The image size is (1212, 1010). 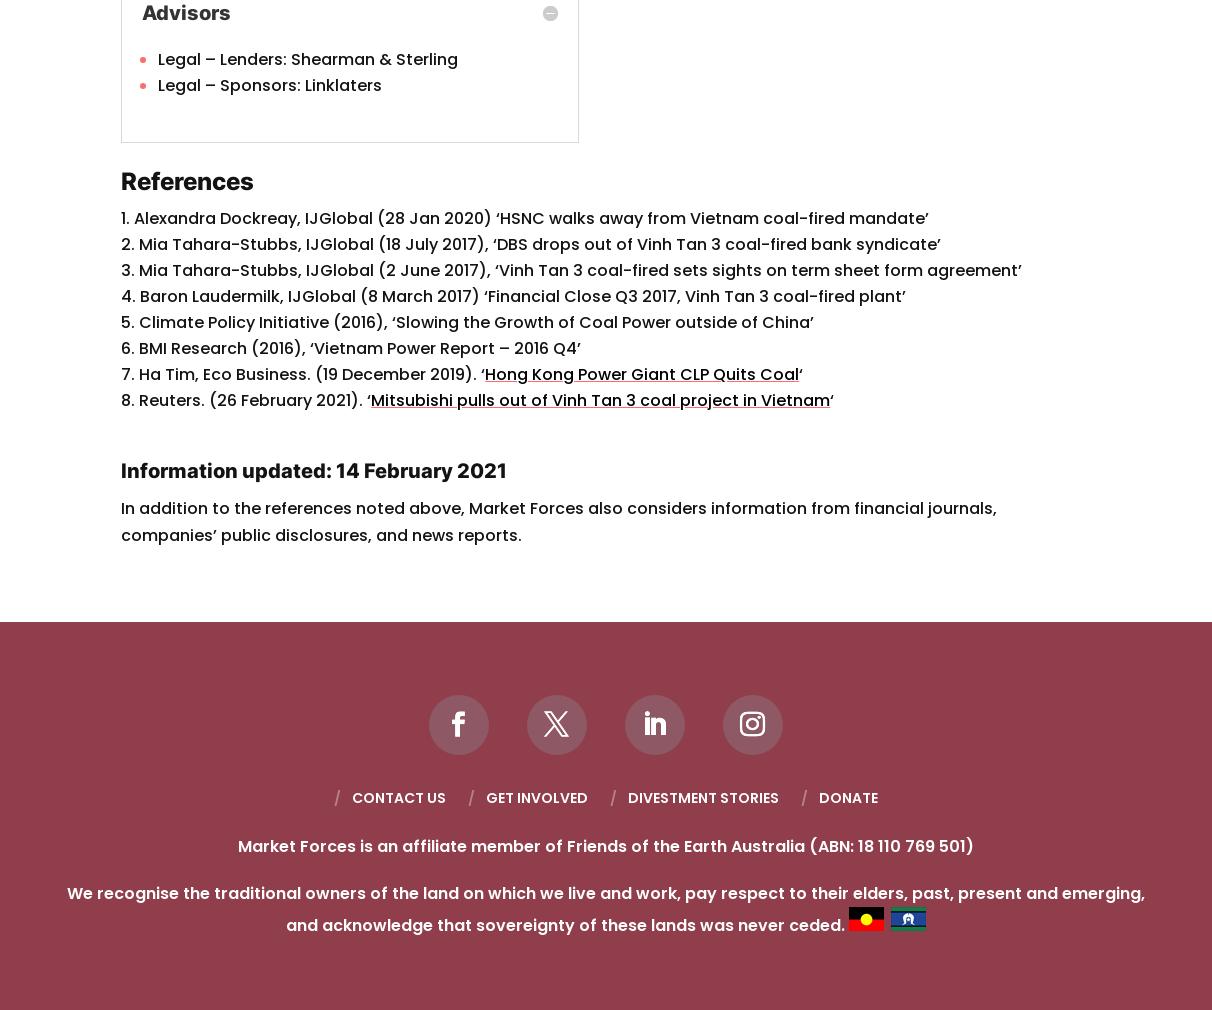 I want to click on 'Divestment stories', so click(x=702, y=796).